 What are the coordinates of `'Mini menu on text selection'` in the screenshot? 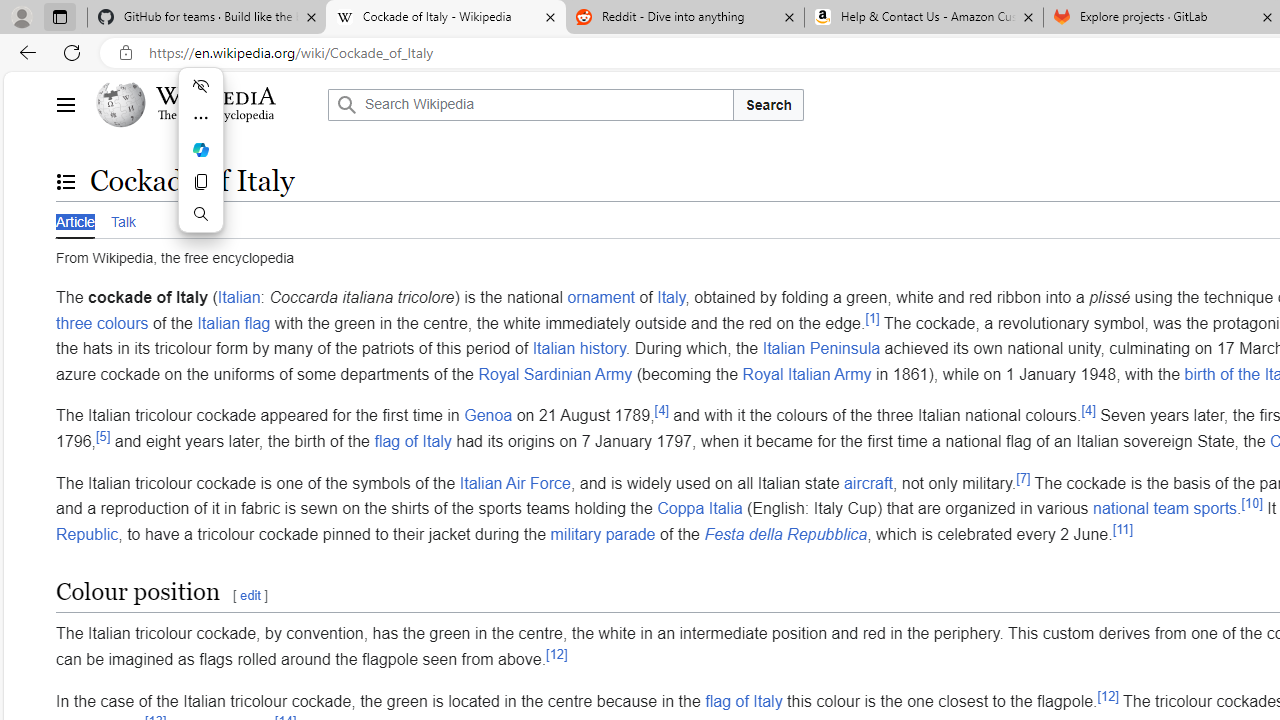 It's located at (200, 161).